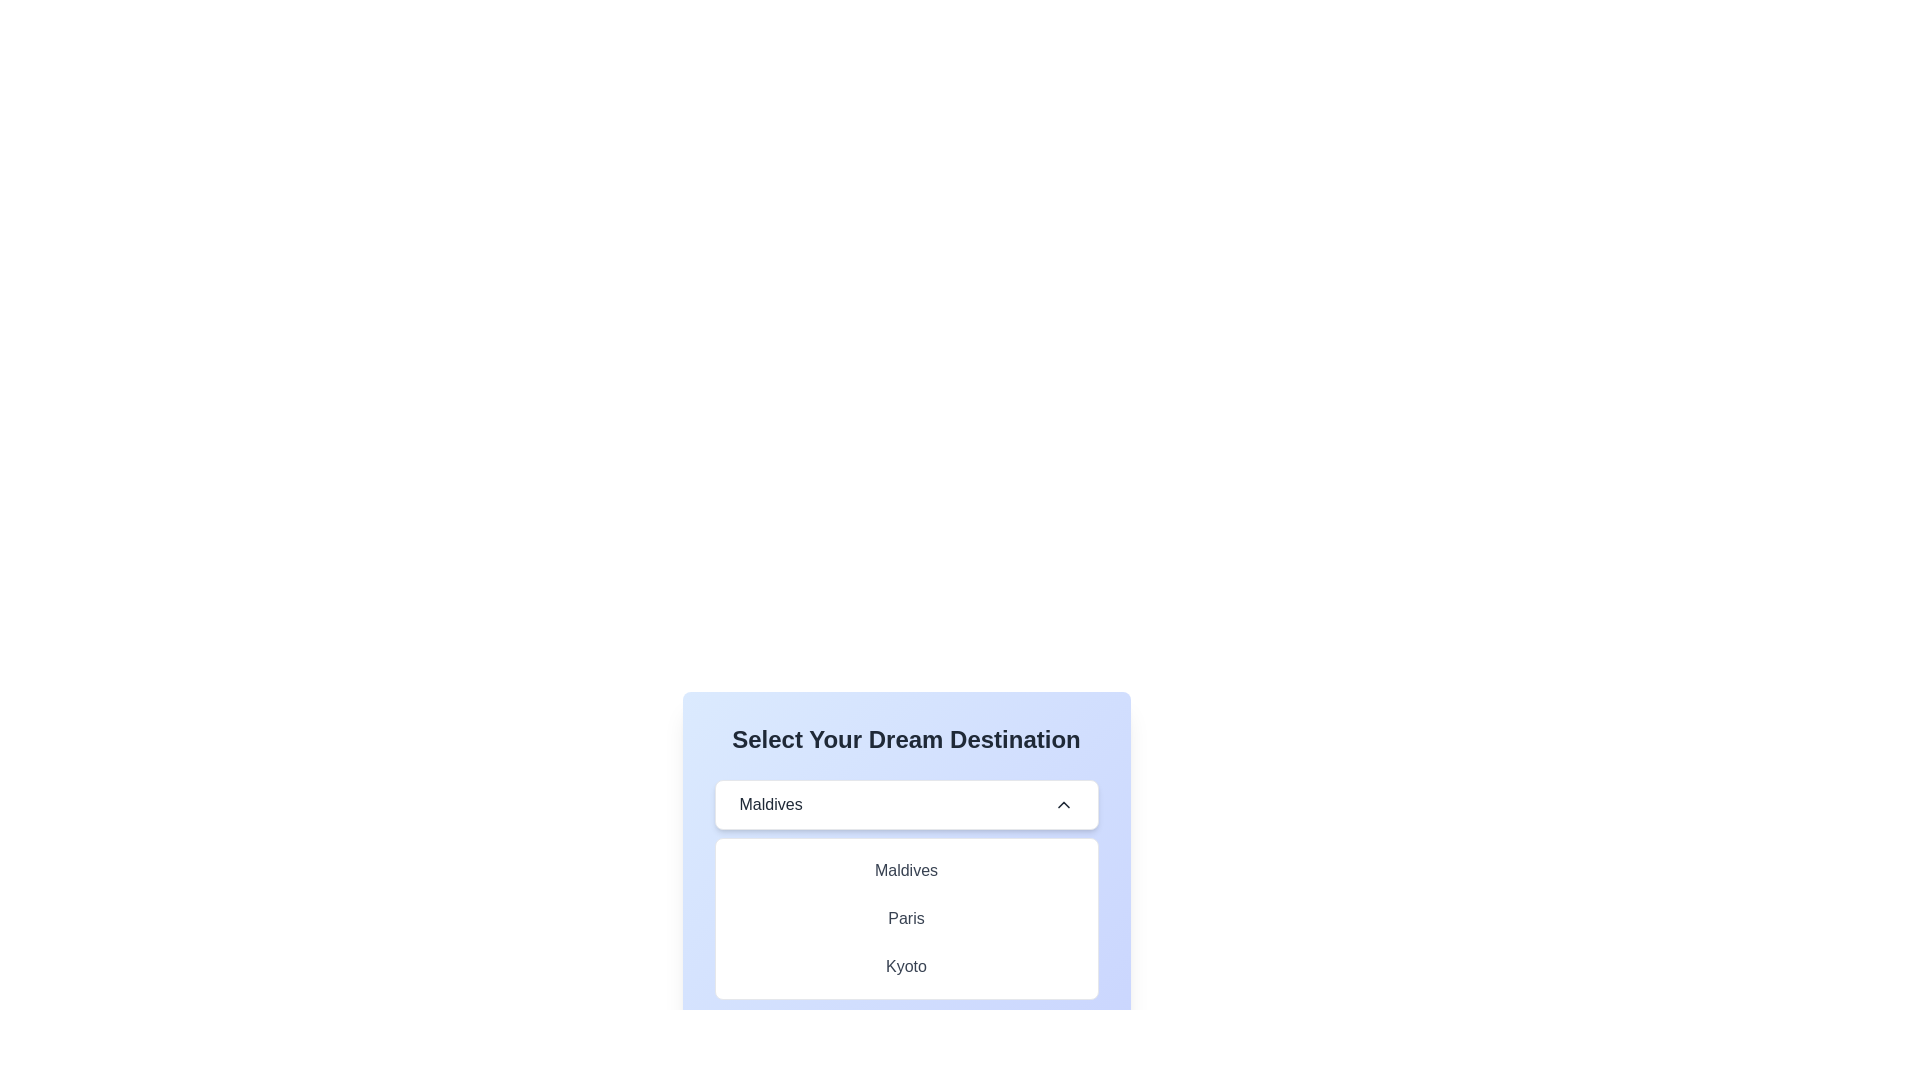 This screenshot has height=1080, width=1920. What do you see at coordinates (905, 740) in the screenshot?
I see `the prominently displayed text label 'Select Your Dream Destination', which is styled with a large, bold font and is located at the top of the section with a light blue gradient background` at bounding box center [905, 740].